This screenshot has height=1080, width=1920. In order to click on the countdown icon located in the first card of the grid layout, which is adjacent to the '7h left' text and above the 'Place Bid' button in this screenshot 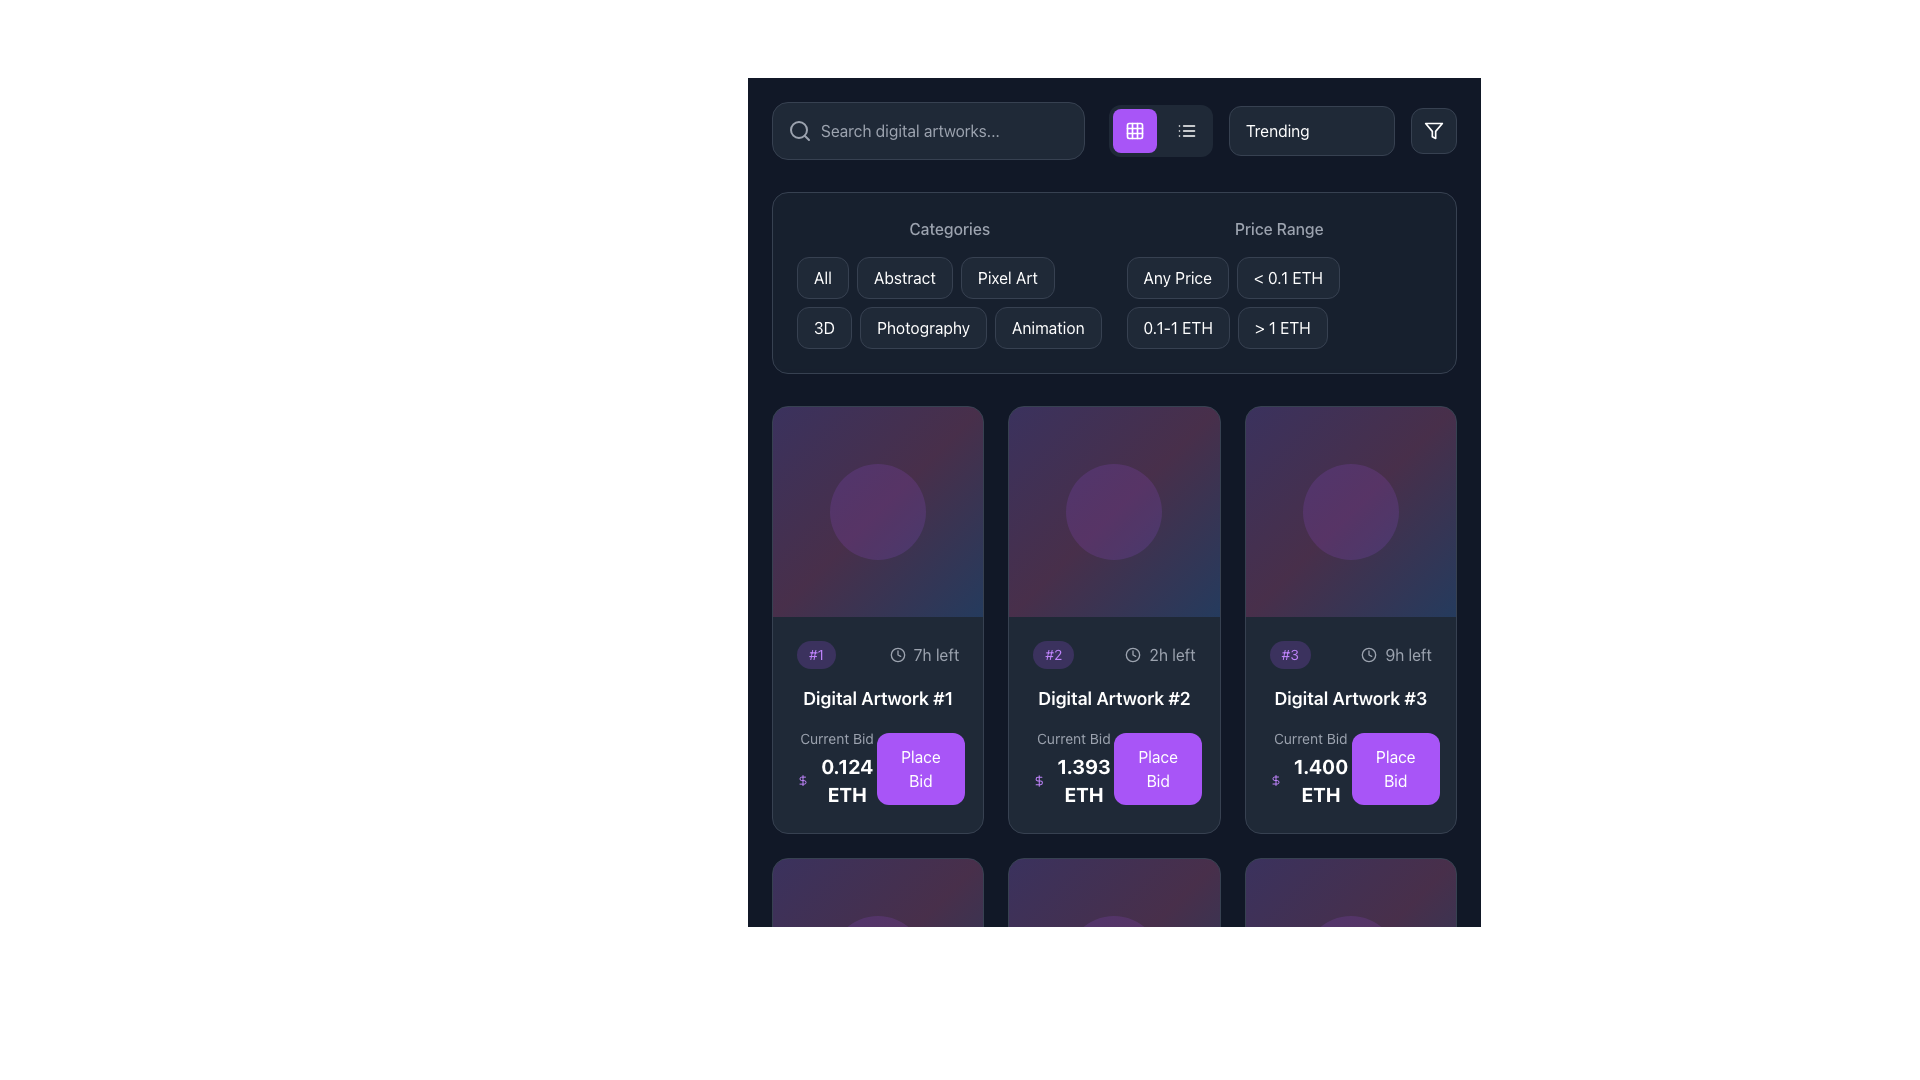, I will do `click(896, 655)`.